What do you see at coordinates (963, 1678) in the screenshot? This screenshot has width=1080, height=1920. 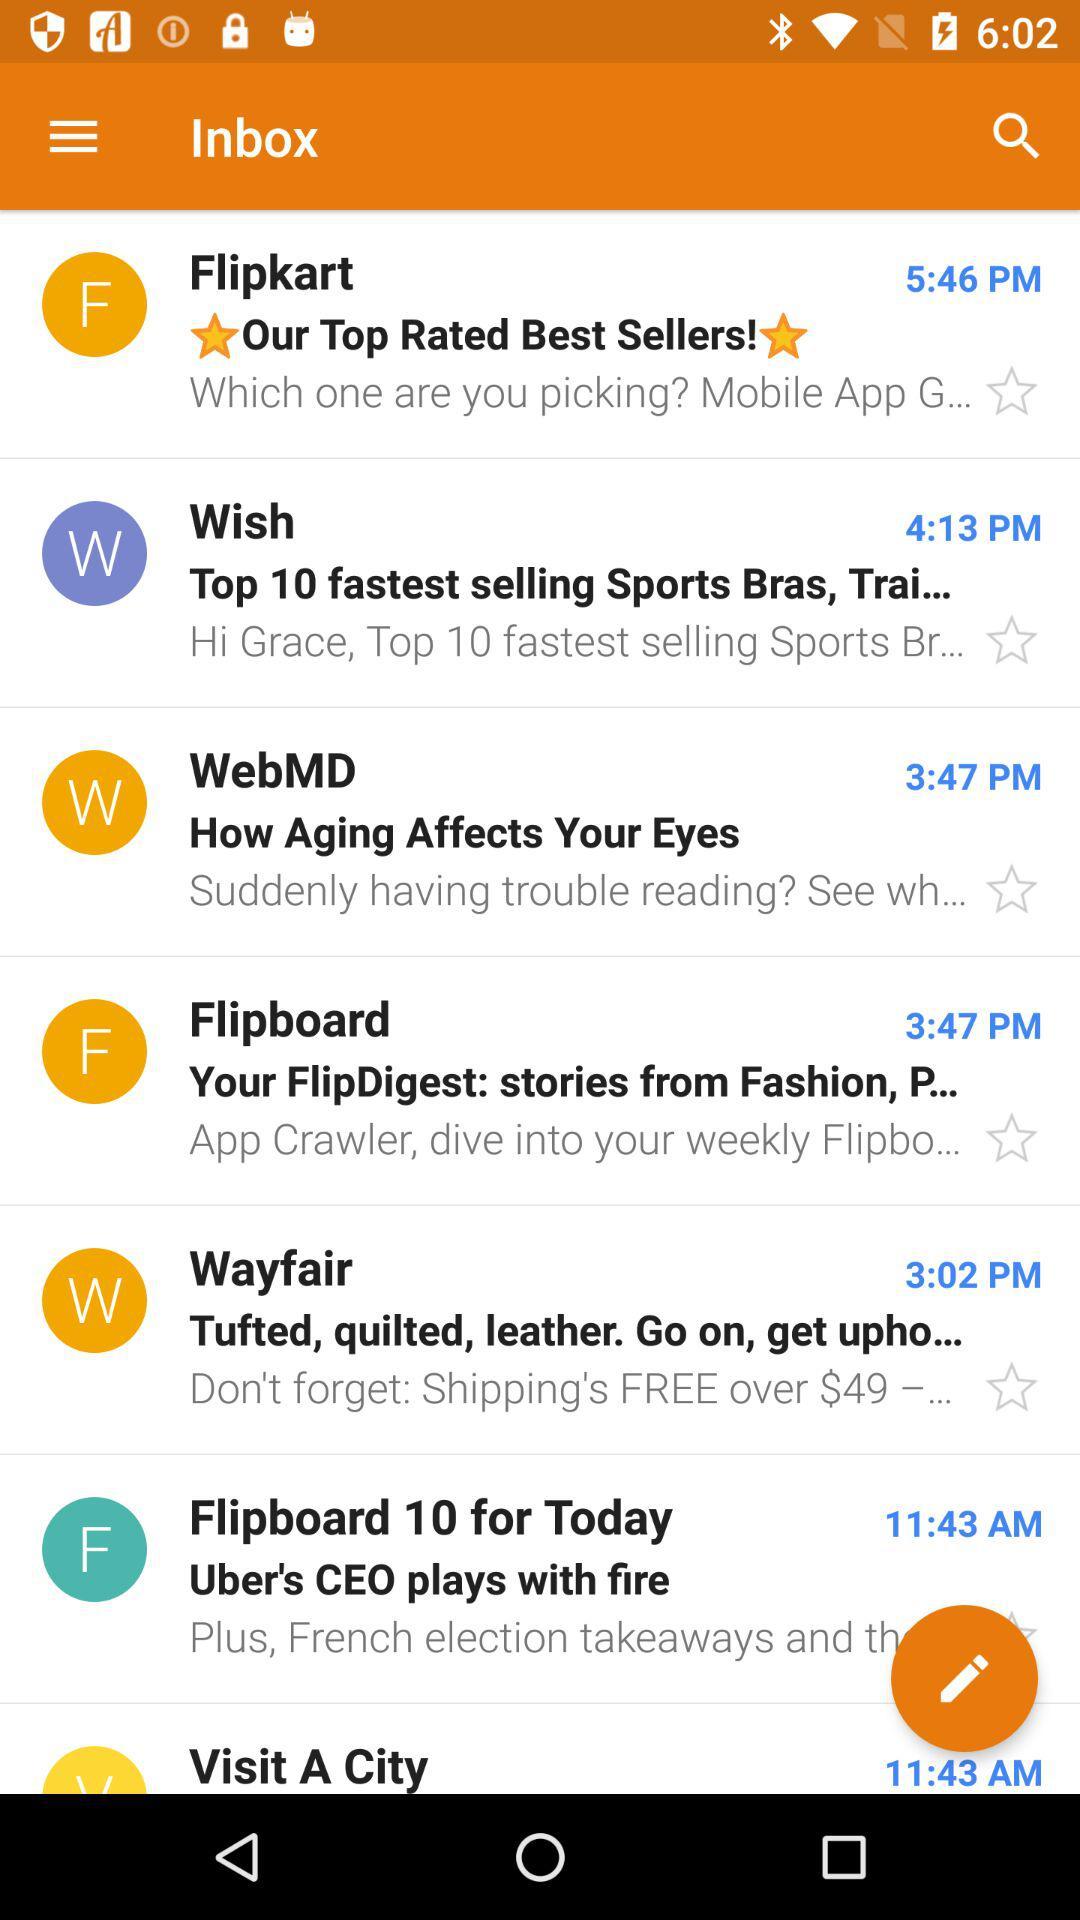 I see `the edit icon` at bounding box center [963, 1678].